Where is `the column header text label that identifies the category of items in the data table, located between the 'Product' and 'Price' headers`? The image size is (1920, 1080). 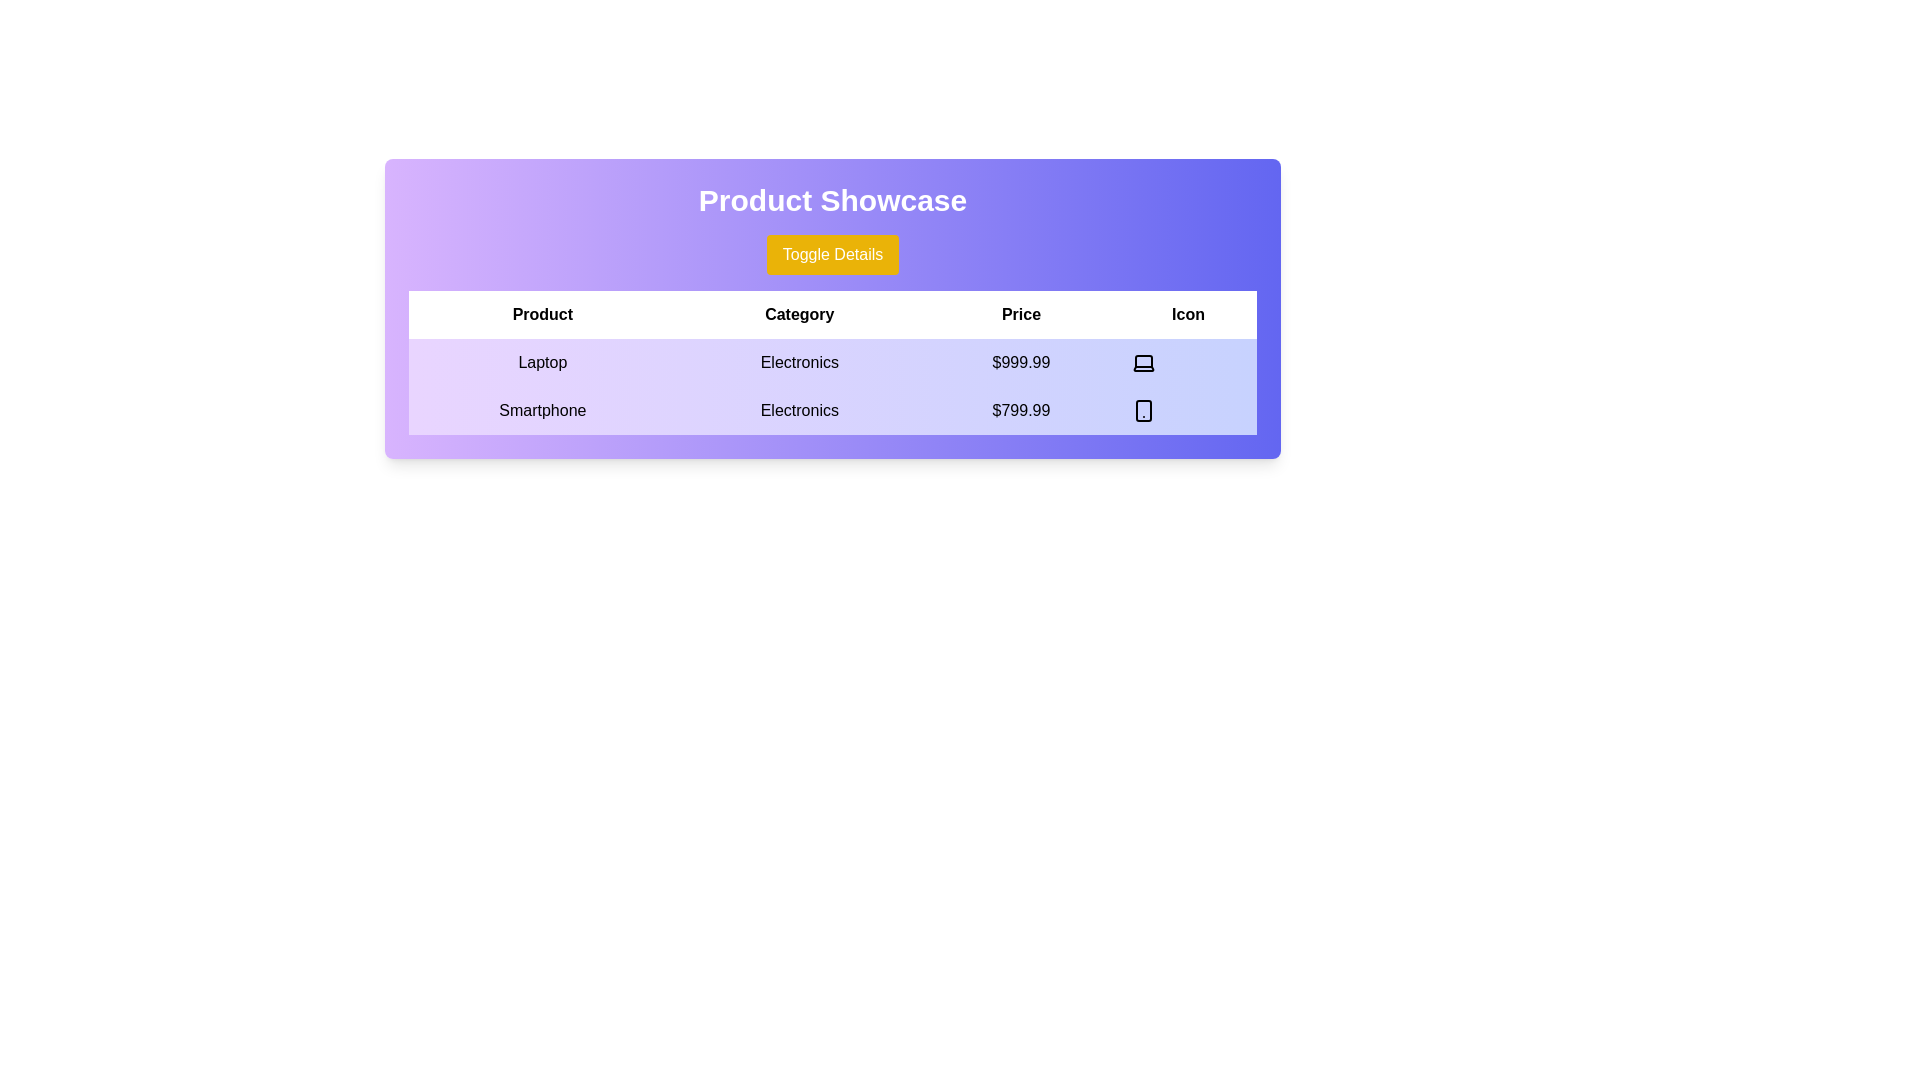 the column header text label that identifies the category of items in the data table, located between the 'Product' and 'Price' headers is located at coordinates (798, 315).